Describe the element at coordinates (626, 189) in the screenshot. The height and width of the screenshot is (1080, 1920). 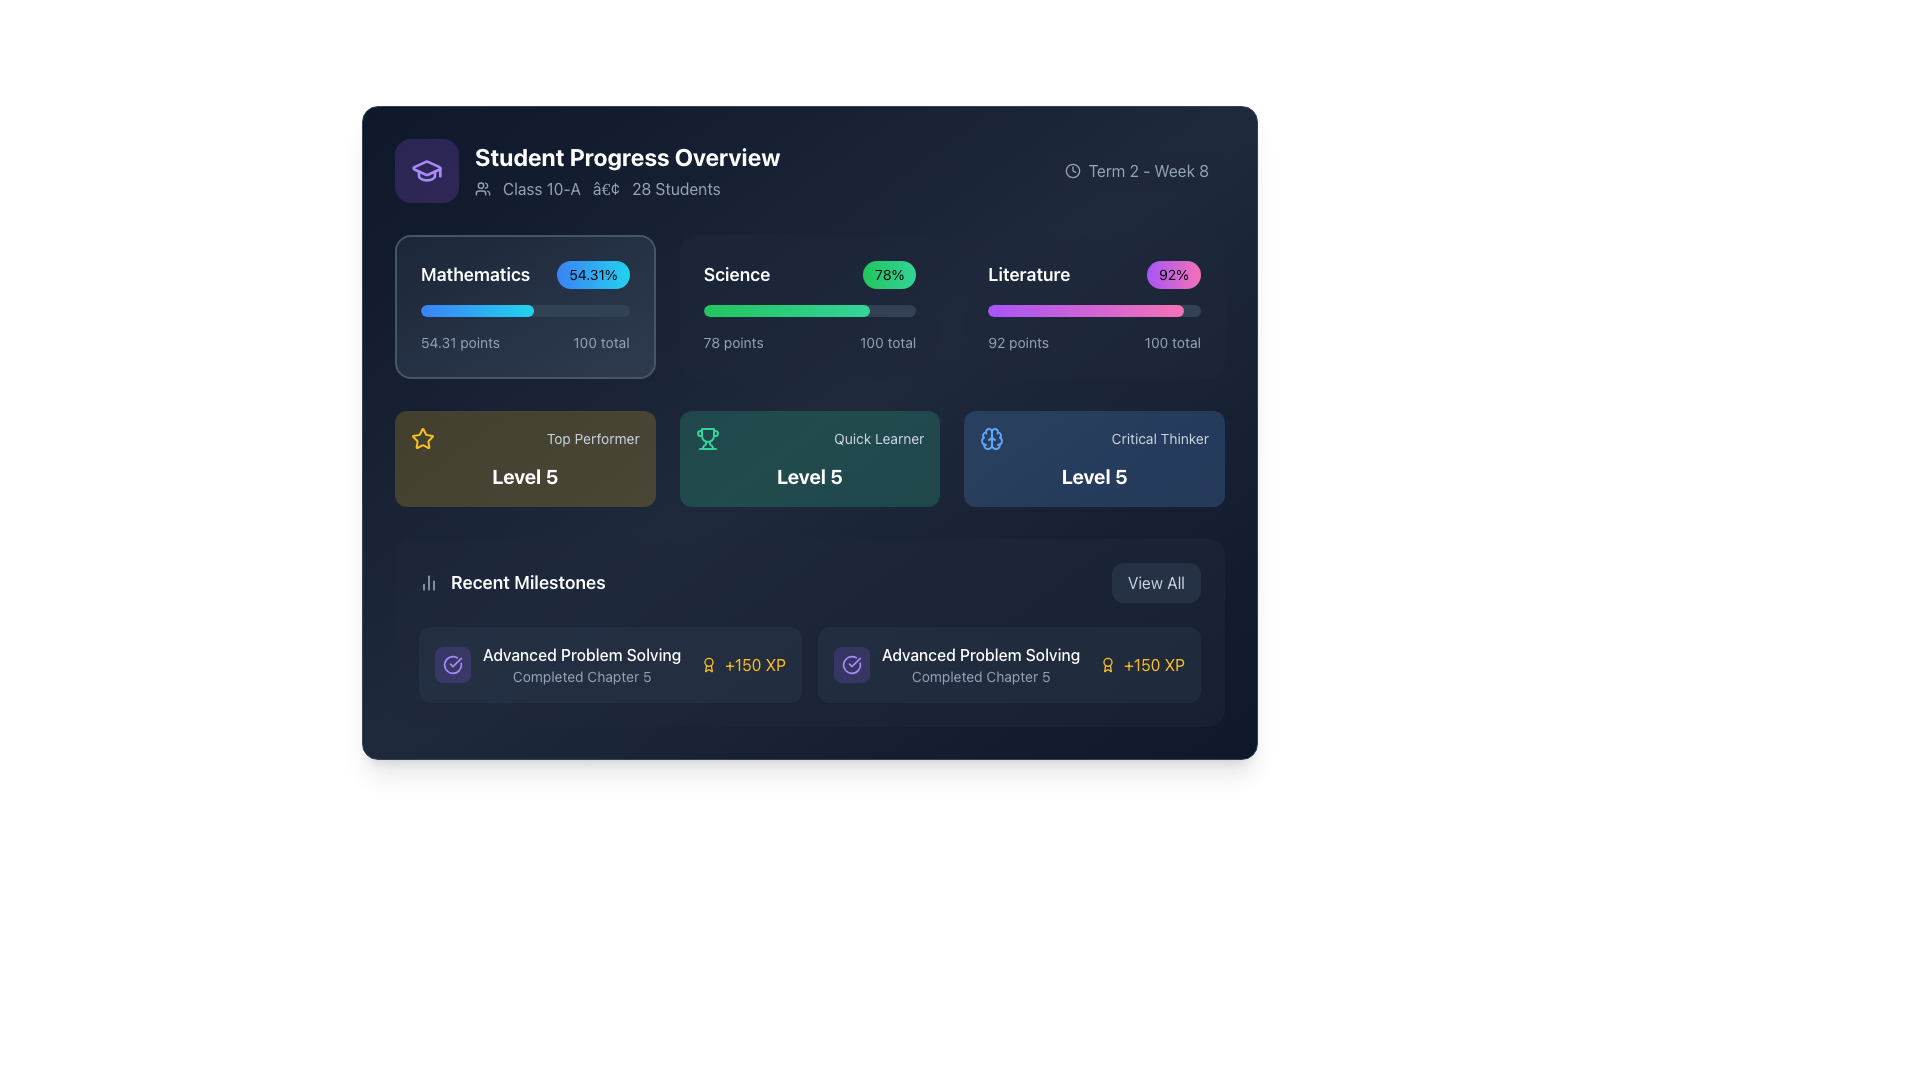
I see `the label component displaying 'Class 10-A • 28 Students' to associate the displayed information with the class details in the dashboard` at that location.